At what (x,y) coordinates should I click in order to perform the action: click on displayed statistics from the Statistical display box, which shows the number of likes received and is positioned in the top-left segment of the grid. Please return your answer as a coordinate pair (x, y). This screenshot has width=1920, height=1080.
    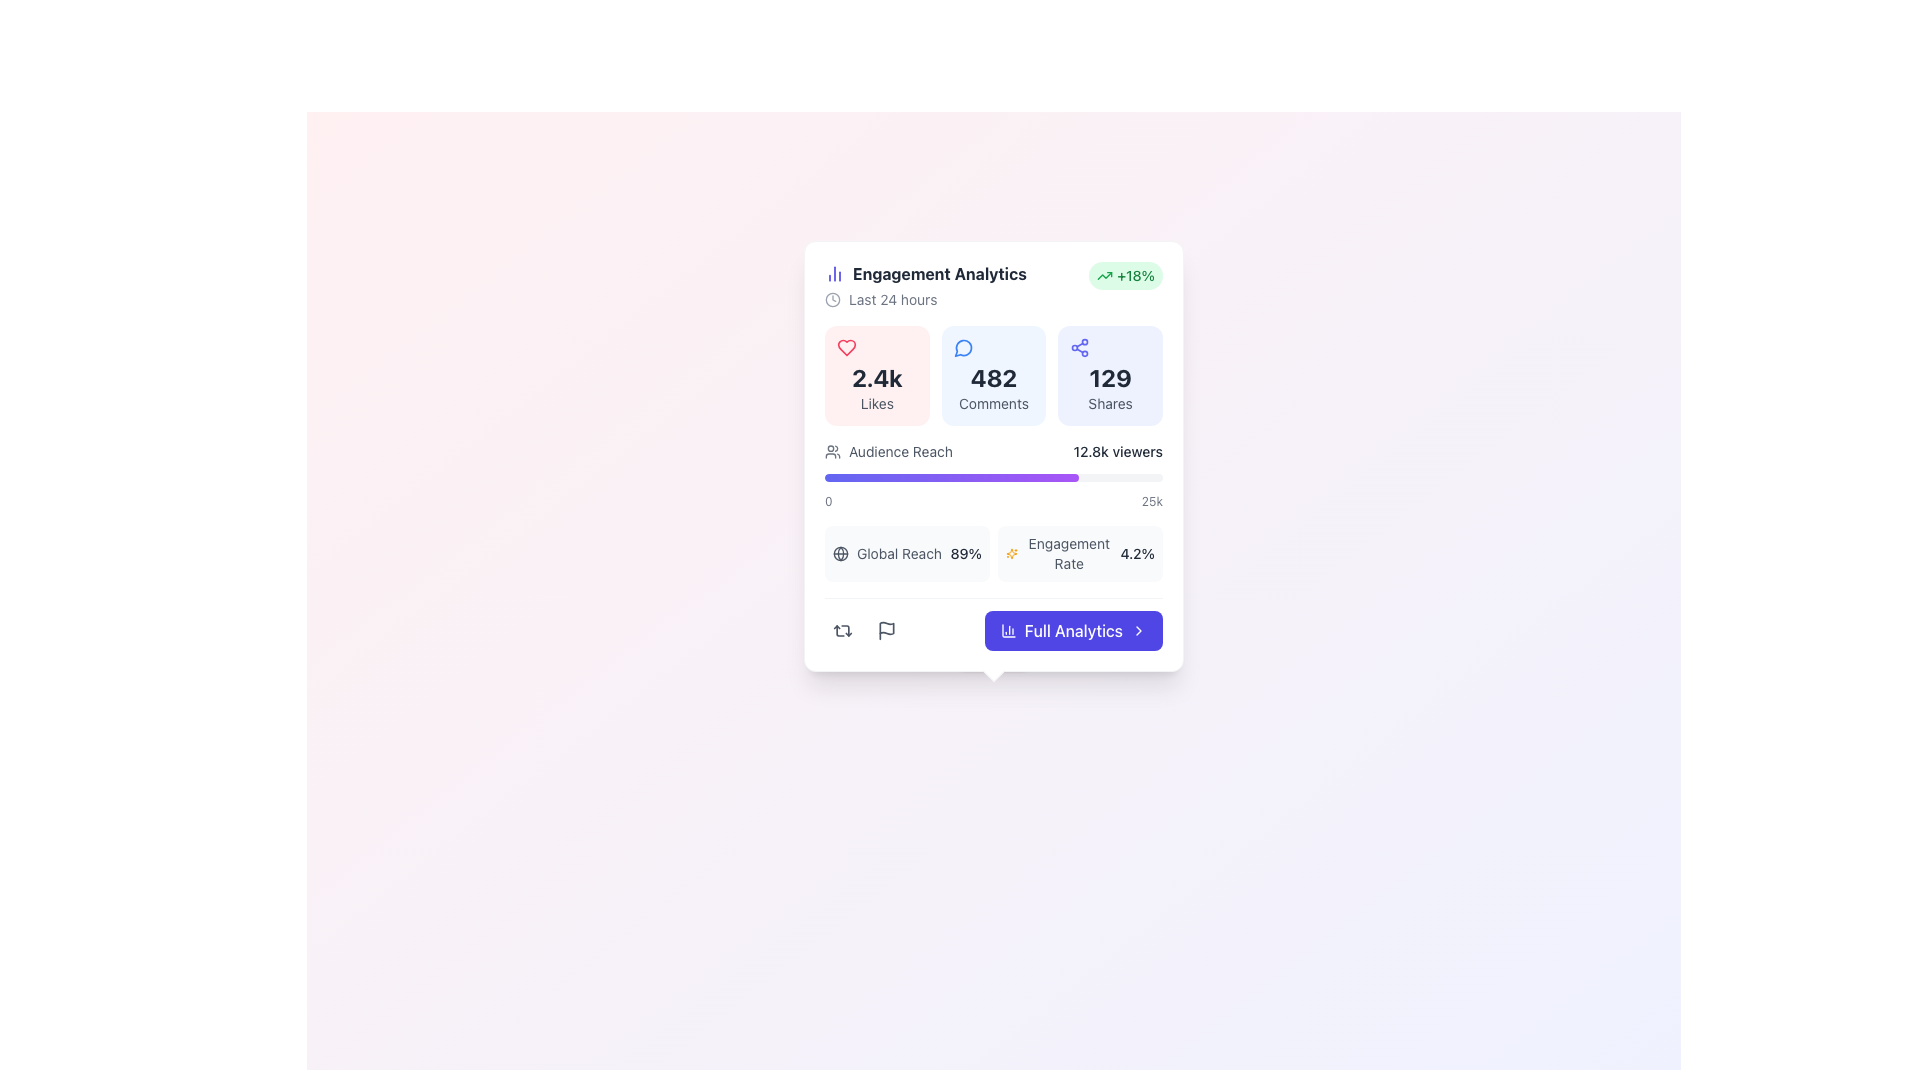
    Looking at the image, I should click on (877, 375).